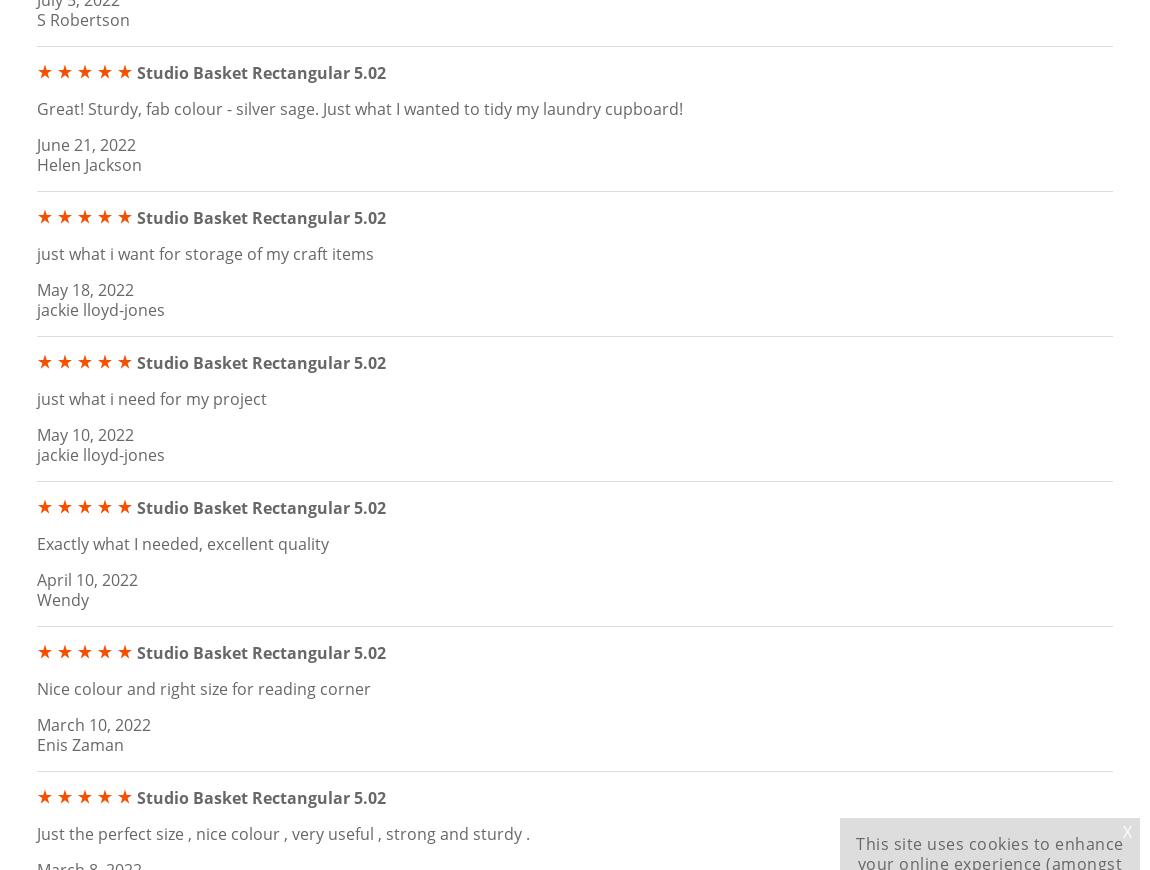  What do you see at coordinates (181, 541) in the screenshot?
I see `'Exactly what I needed, excellent quality'` at bounding box center [181, 541].